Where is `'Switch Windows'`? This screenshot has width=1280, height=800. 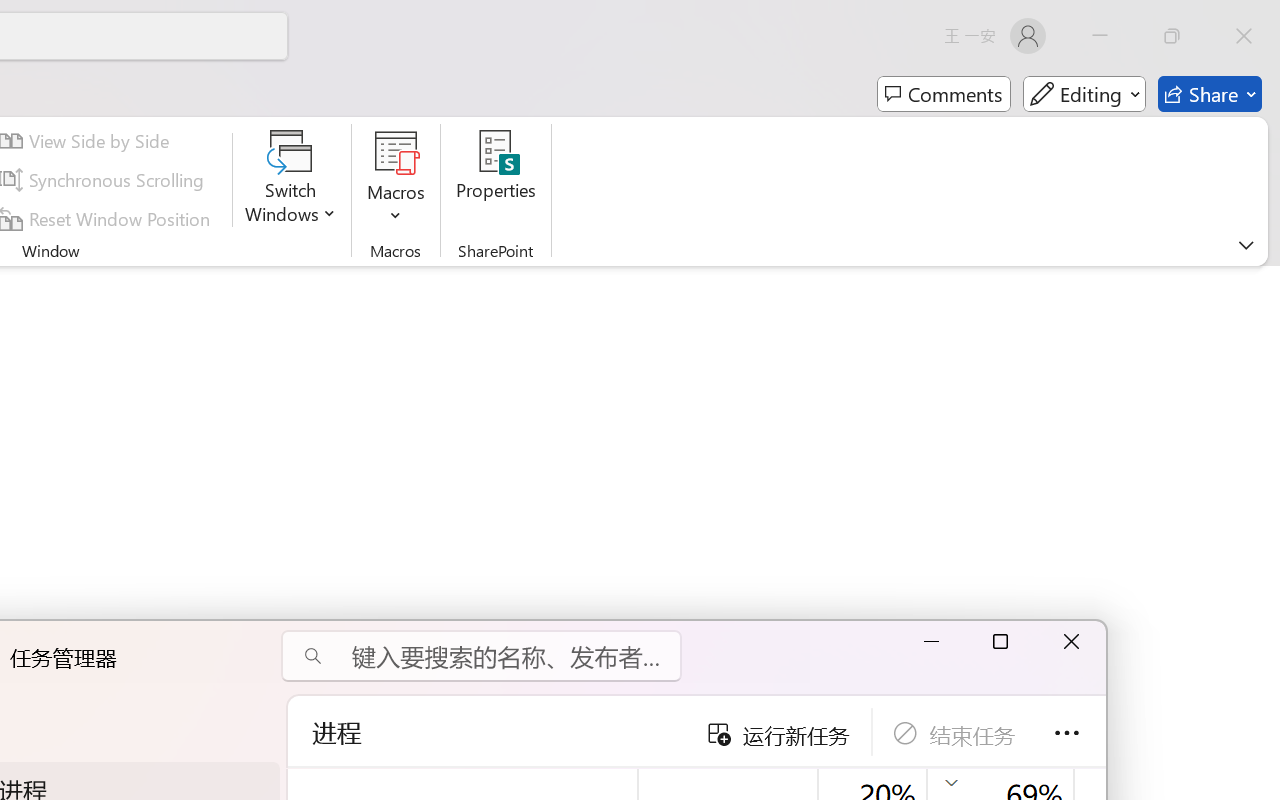
'Switch Windows' is located at coordinates (290, 179).